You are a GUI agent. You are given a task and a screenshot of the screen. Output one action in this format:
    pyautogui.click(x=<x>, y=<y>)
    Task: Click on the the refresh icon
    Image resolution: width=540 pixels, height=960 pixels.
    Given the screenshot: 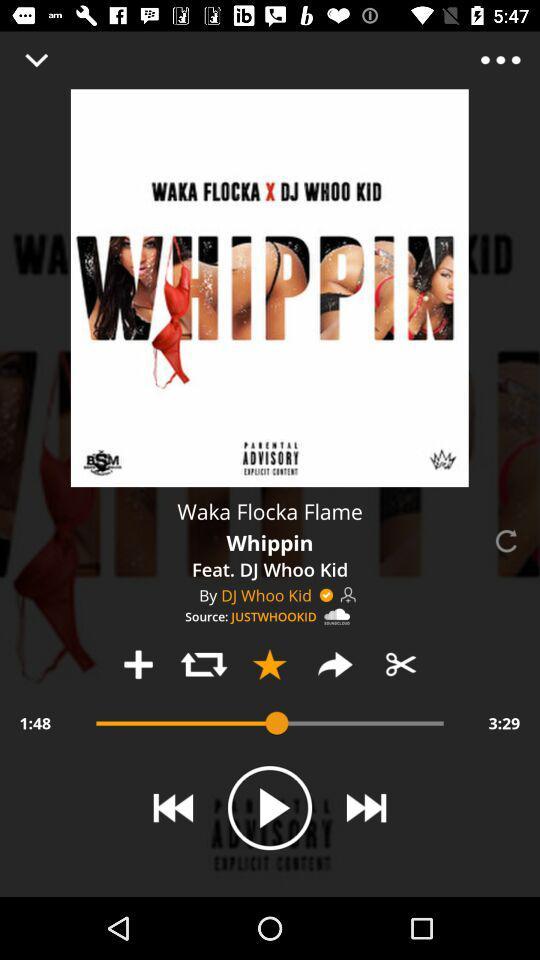 What is the action you would take?
    pyautogui.click(x=504, y=541)
    